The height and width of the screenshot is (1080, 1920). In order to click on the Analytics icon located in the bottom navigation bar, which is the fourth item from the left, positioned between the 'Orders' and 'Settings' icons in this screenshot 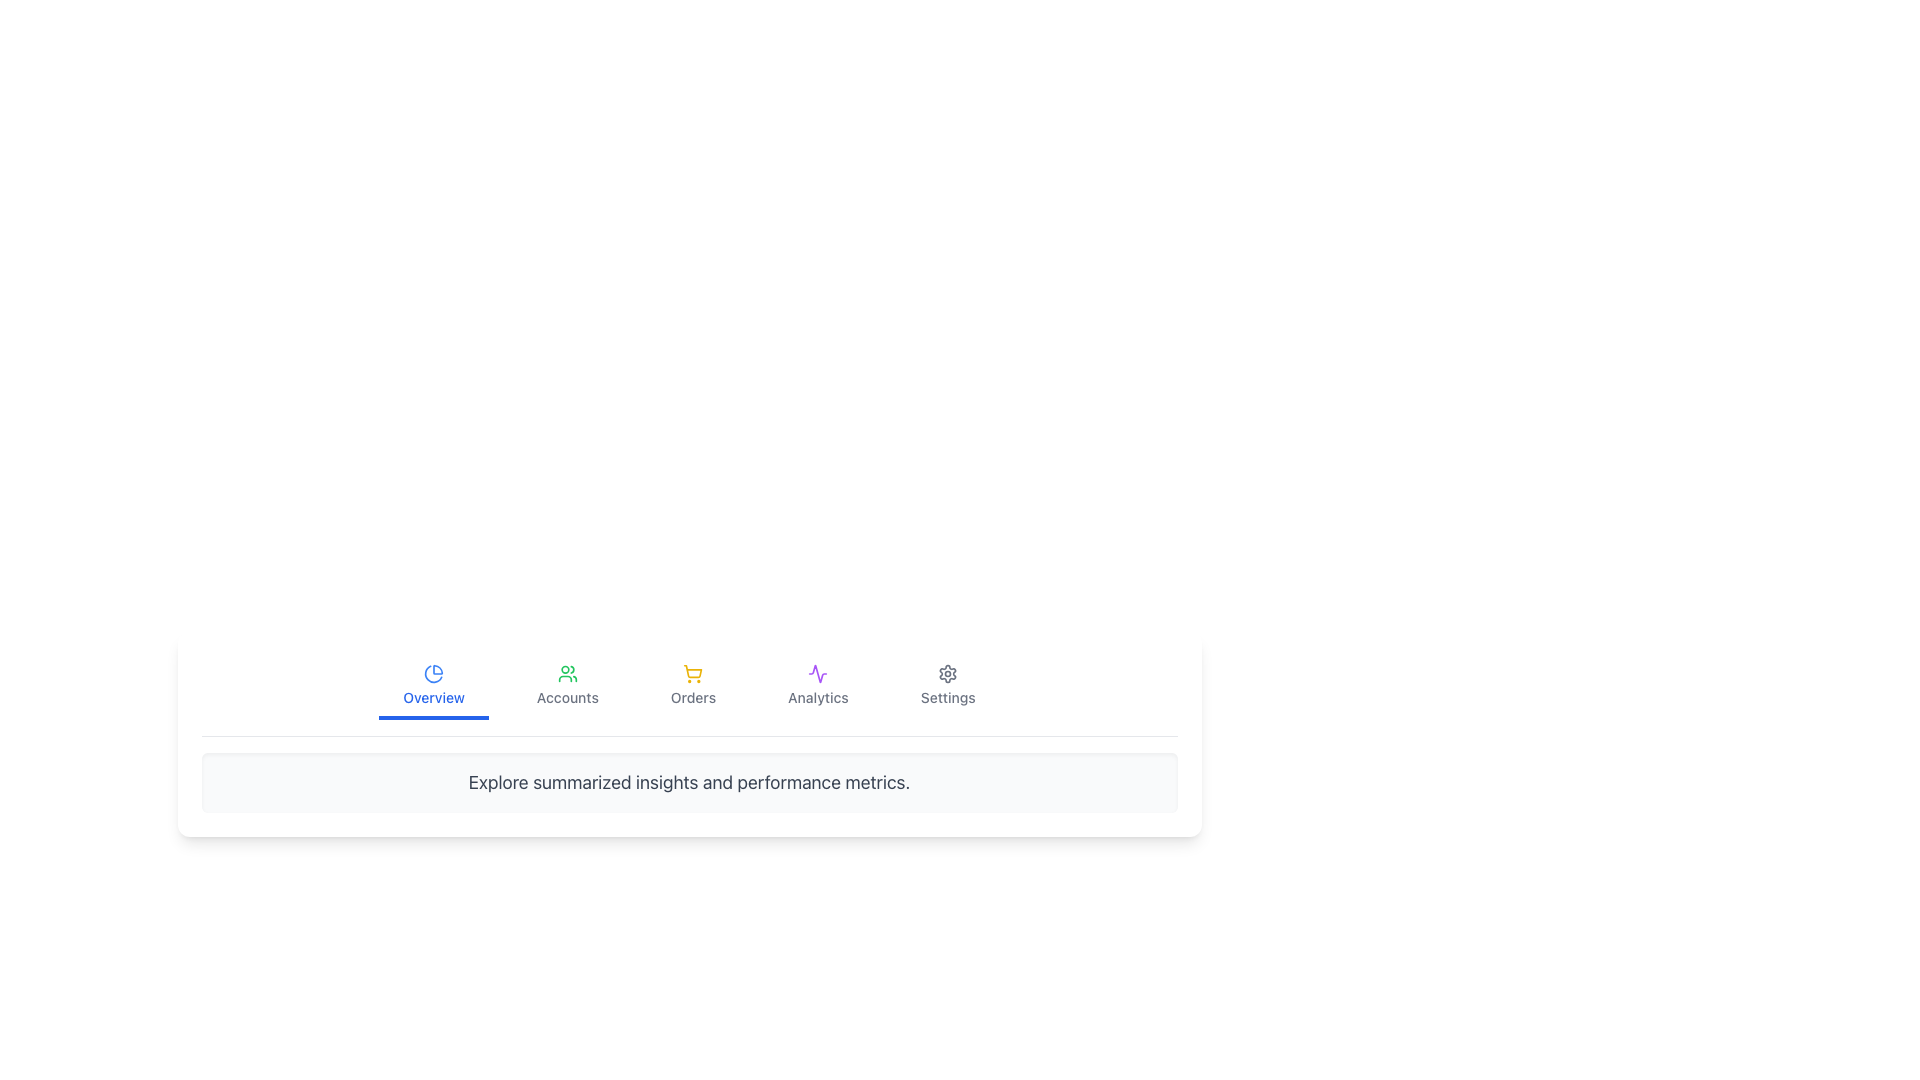, I will do `click(818, 674)`.